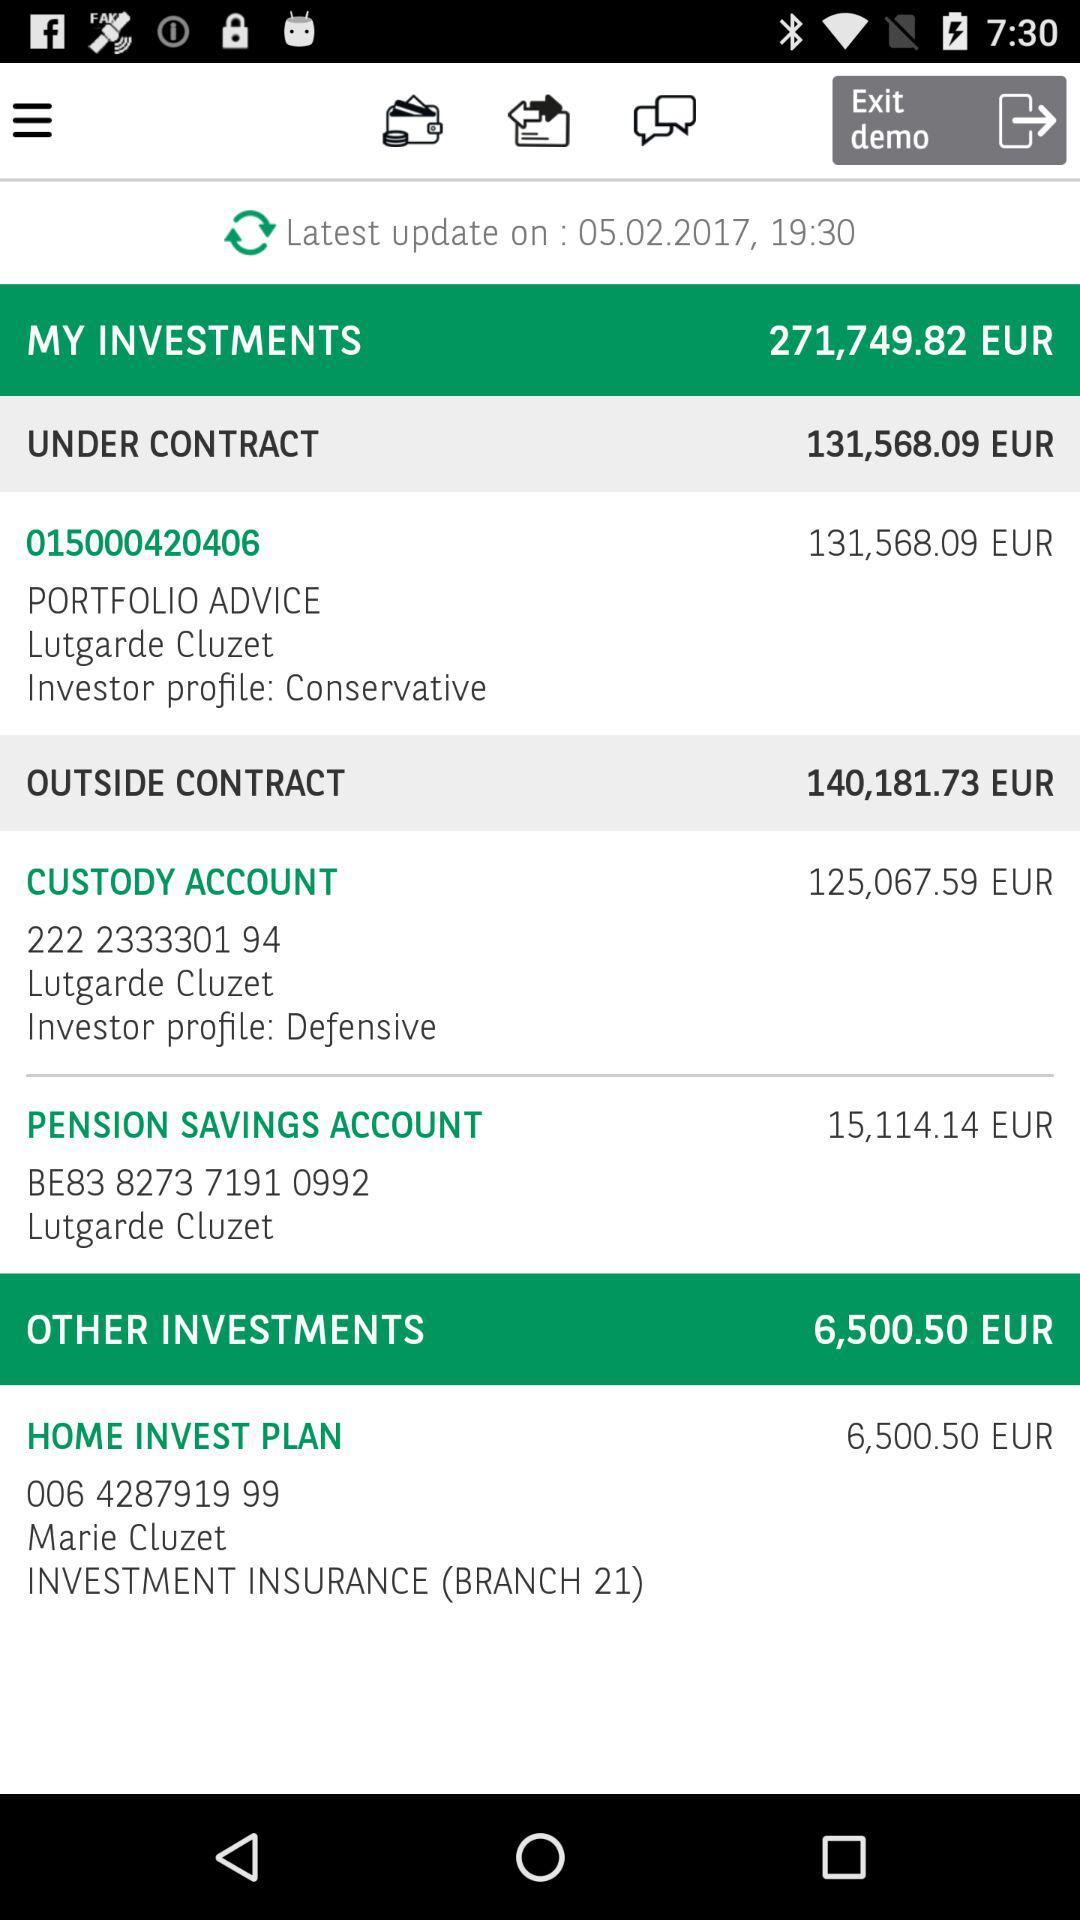  I want to click on 006 4287919 99, so click(152, 1493).